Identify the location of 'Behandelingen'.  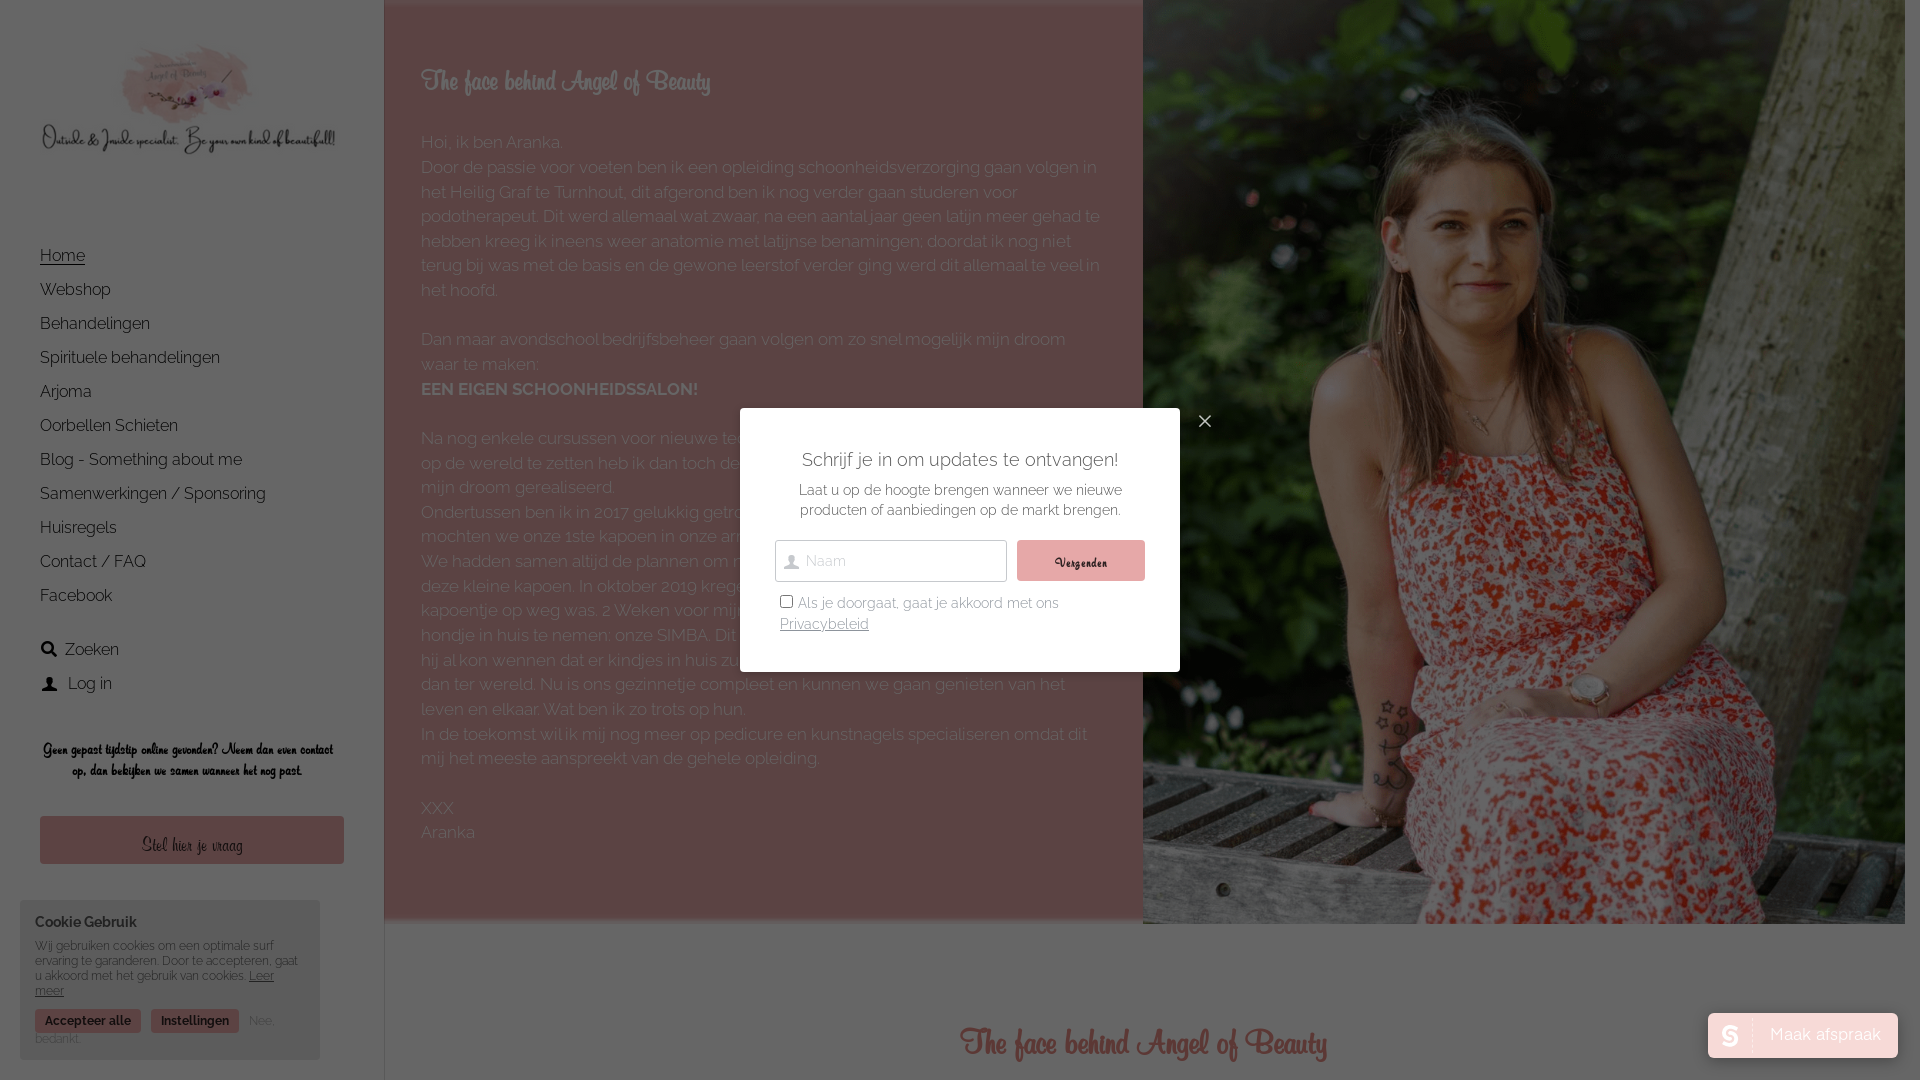
(94, 322).